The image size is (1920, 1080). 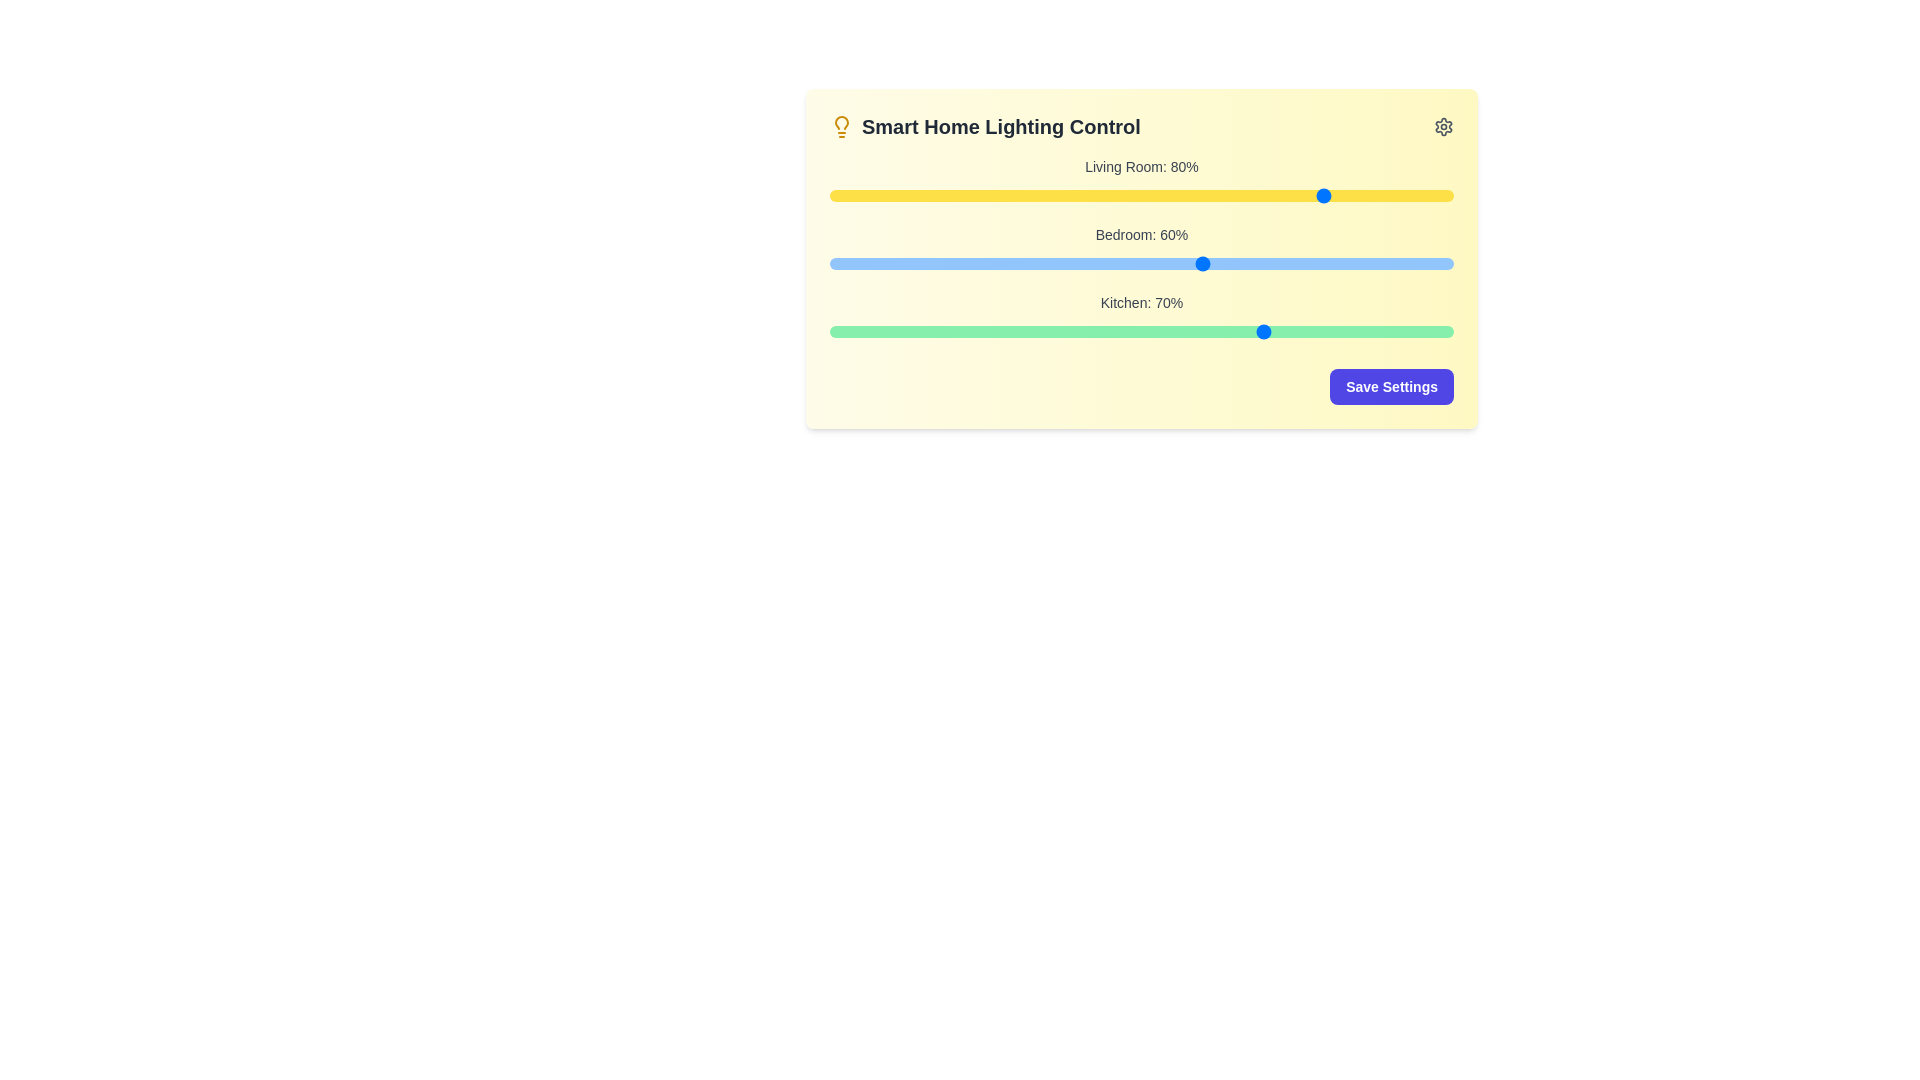 What do you see at coordinates (1142, 234) in the screenshot?
I see `the text label indicating the purpose 'Bedroom' and the current value '60%', which is positioned above the blue slider bar in a vertical arrangement` at bounding box center [1142, 234].